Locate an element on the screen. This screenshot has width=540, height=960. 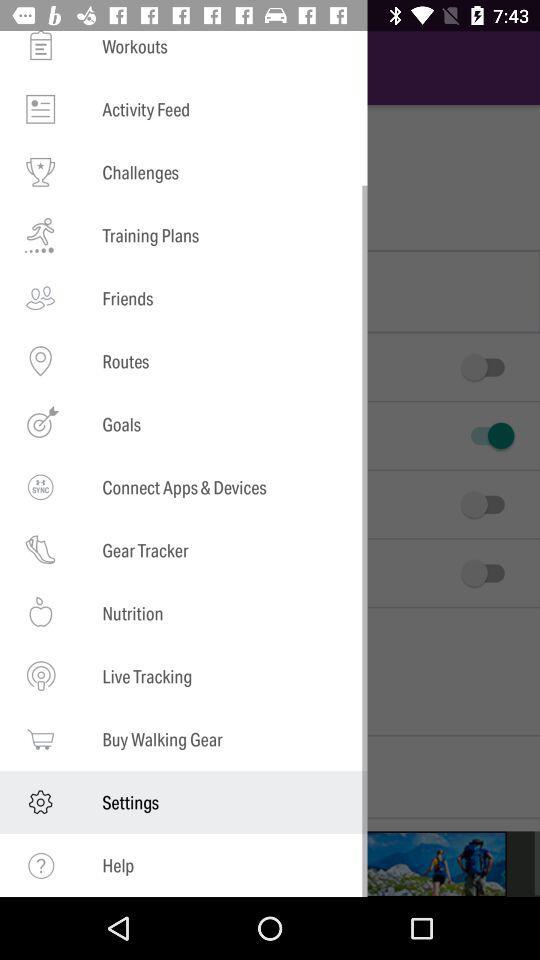
the second button from top is located at coordinates (486, 436).